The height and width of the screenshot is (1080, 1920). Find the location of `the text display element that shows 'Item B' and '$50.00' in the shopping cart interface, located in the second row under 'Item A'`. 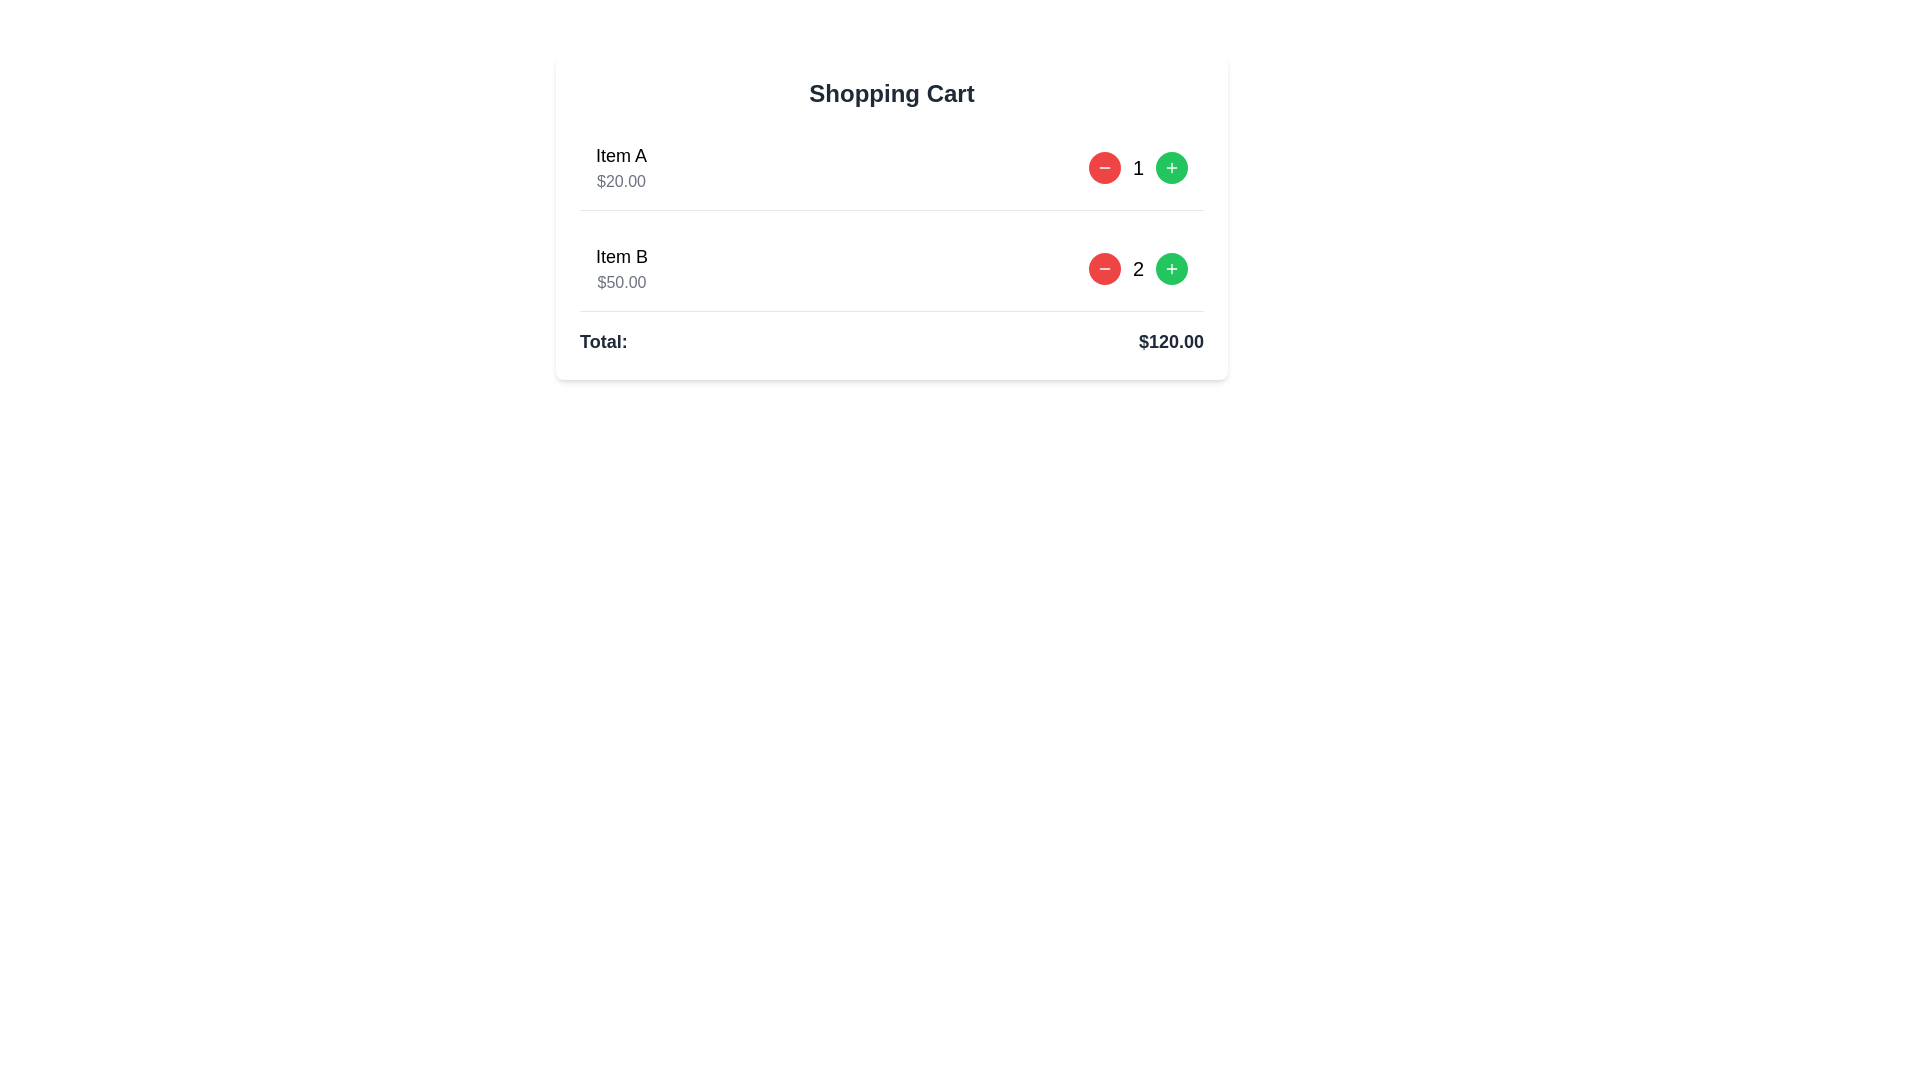

the text display element that shows 'Item B' and '$50.00' in the shopping cart interface, located in the second row under 'Item A' is located at coordinates (621, 268).